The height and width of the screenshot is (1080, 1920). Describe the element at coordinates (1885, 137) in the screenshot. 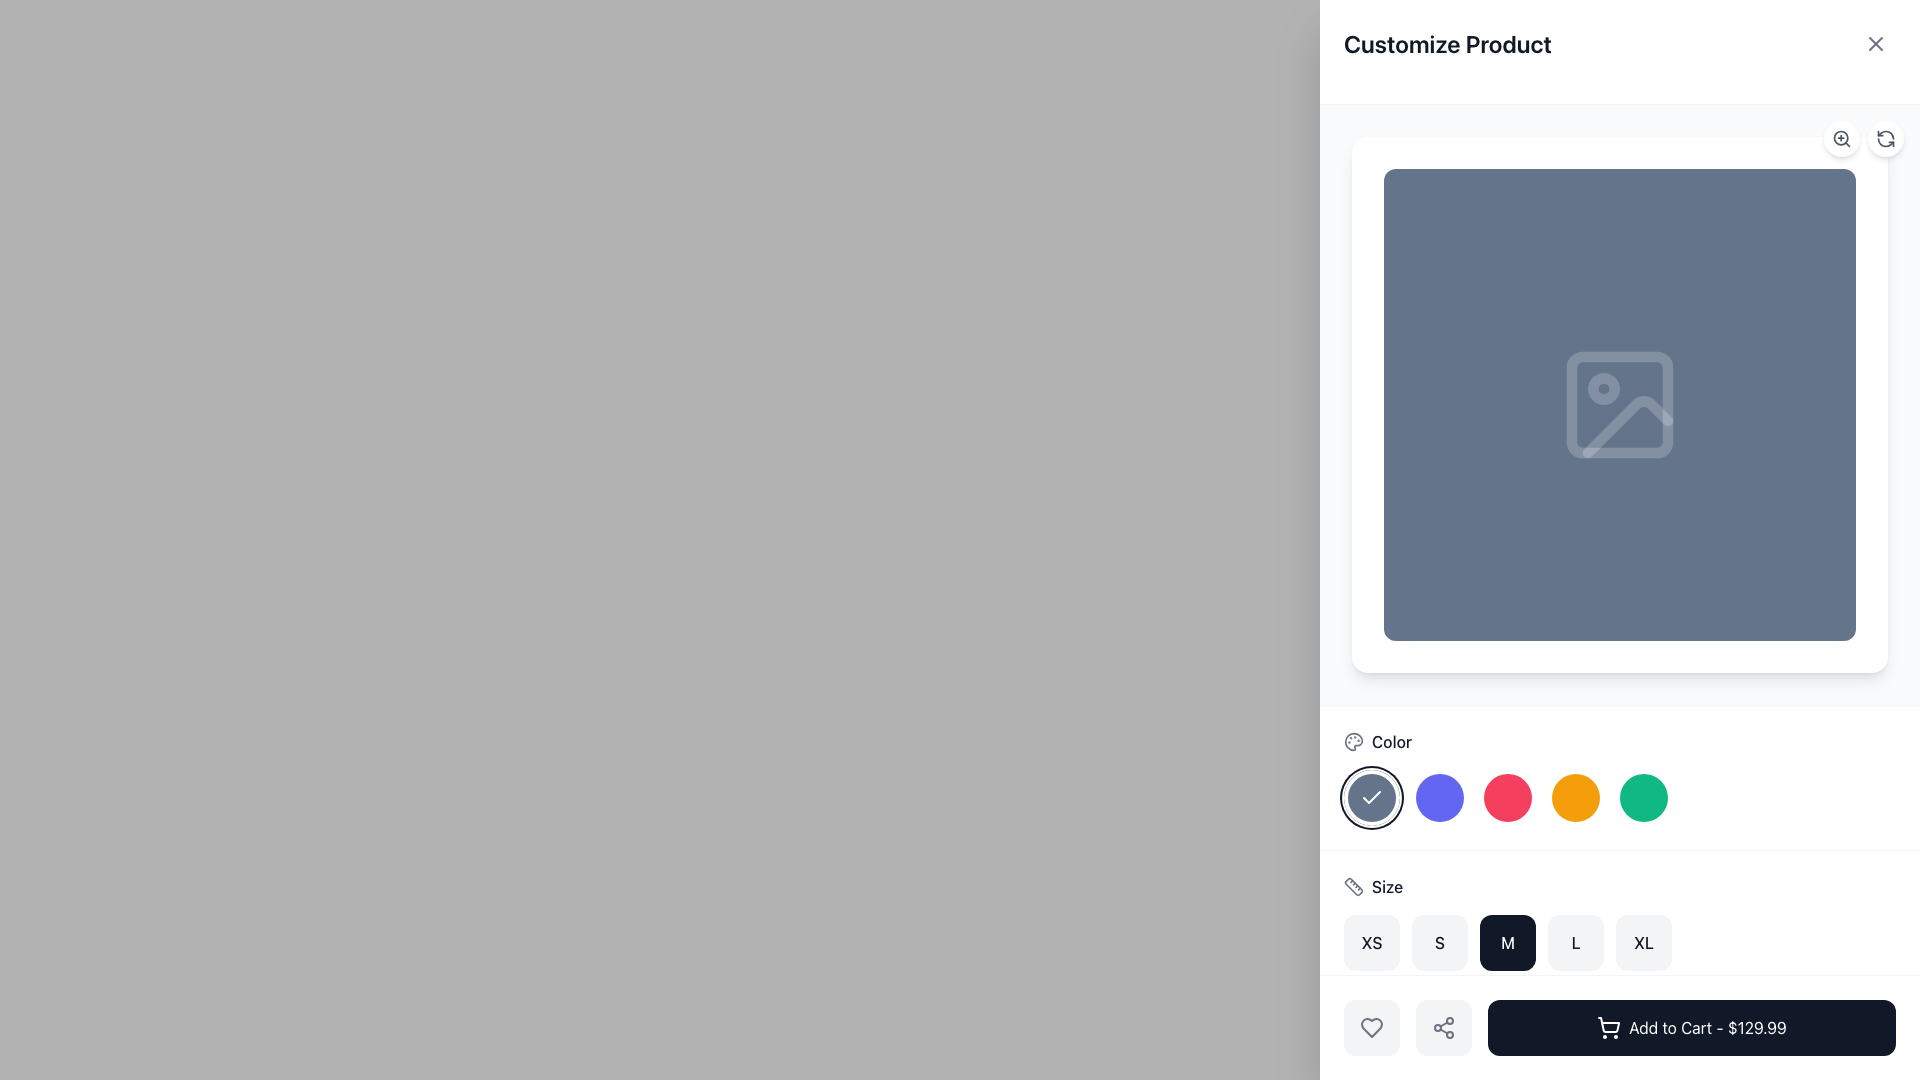

I see `the second circular button in the top-right corner with a refresh icon to refresh the view or content` at that location.